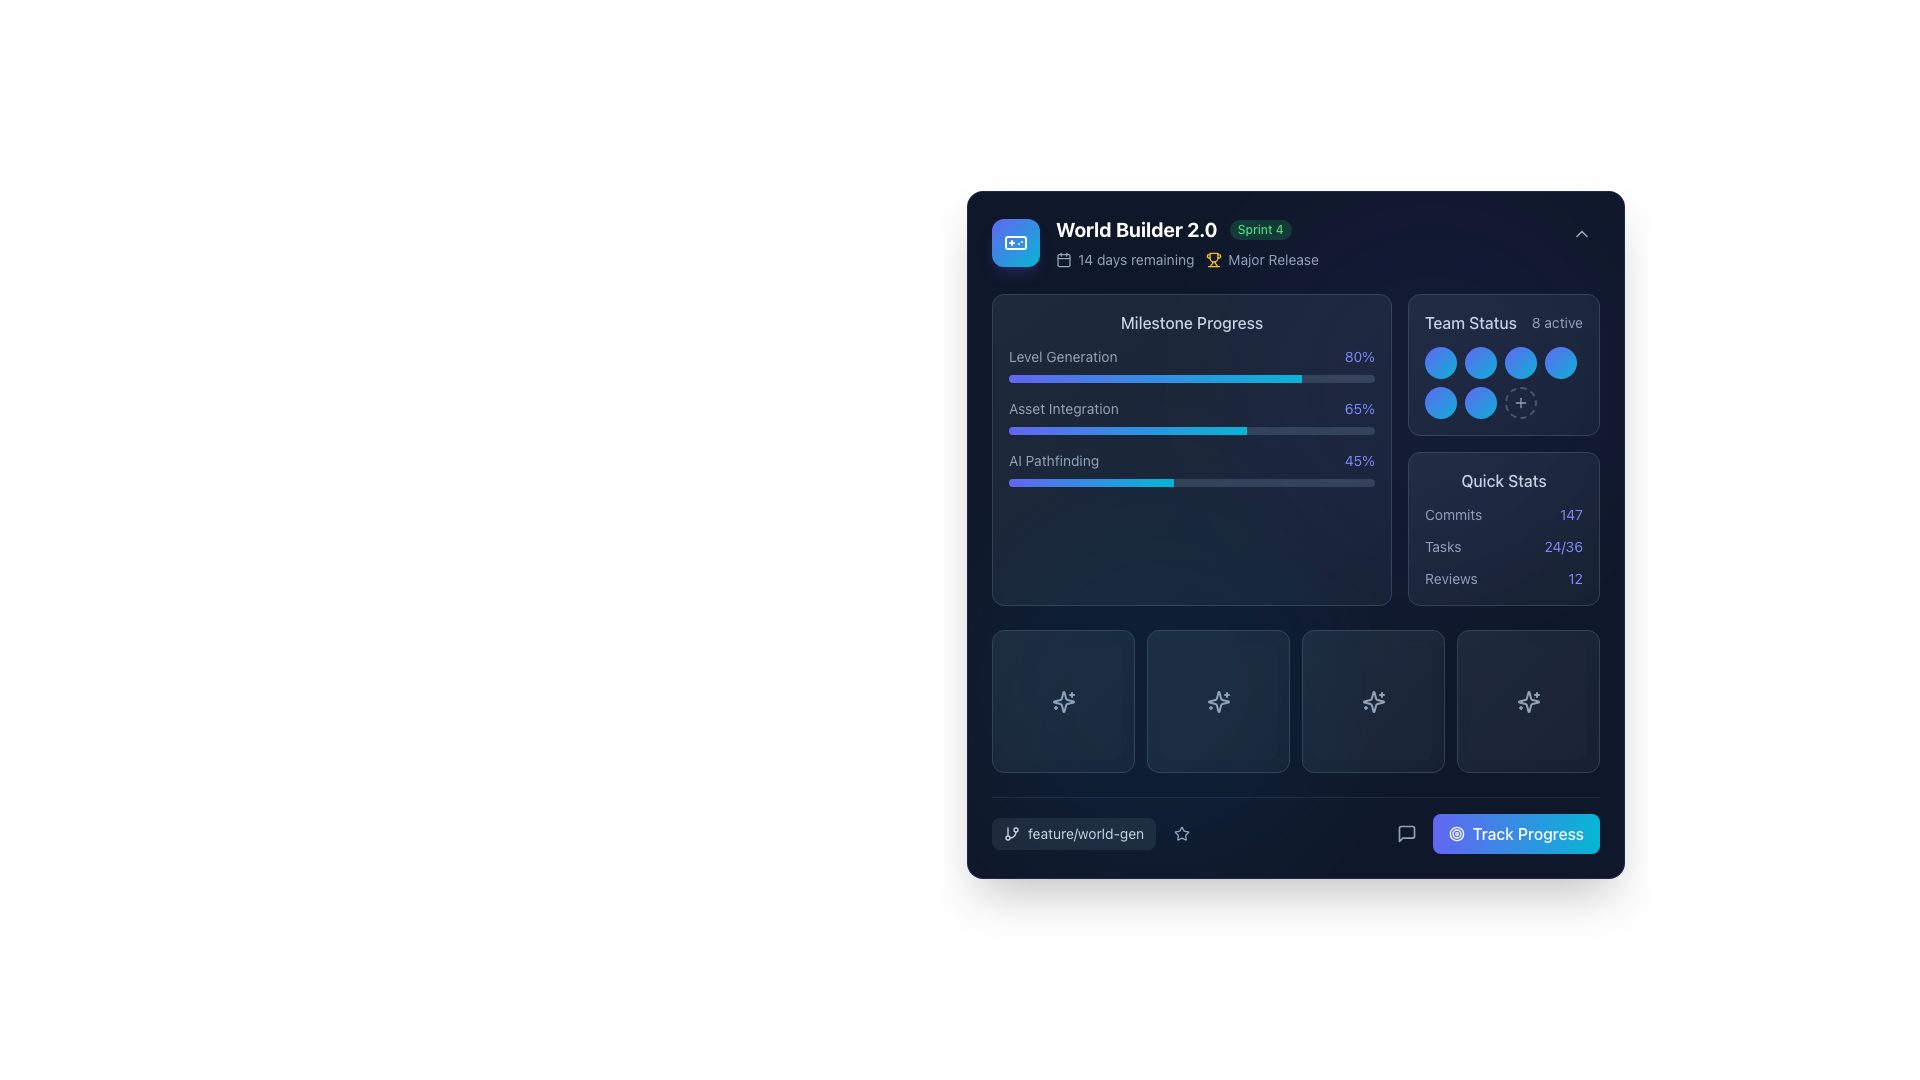 The height and width of the screenshot is (1080, 1920). What do you see at coordinates (1213, 378) in the screenshot?
I see `progress` at bounding box center [1213, 378].